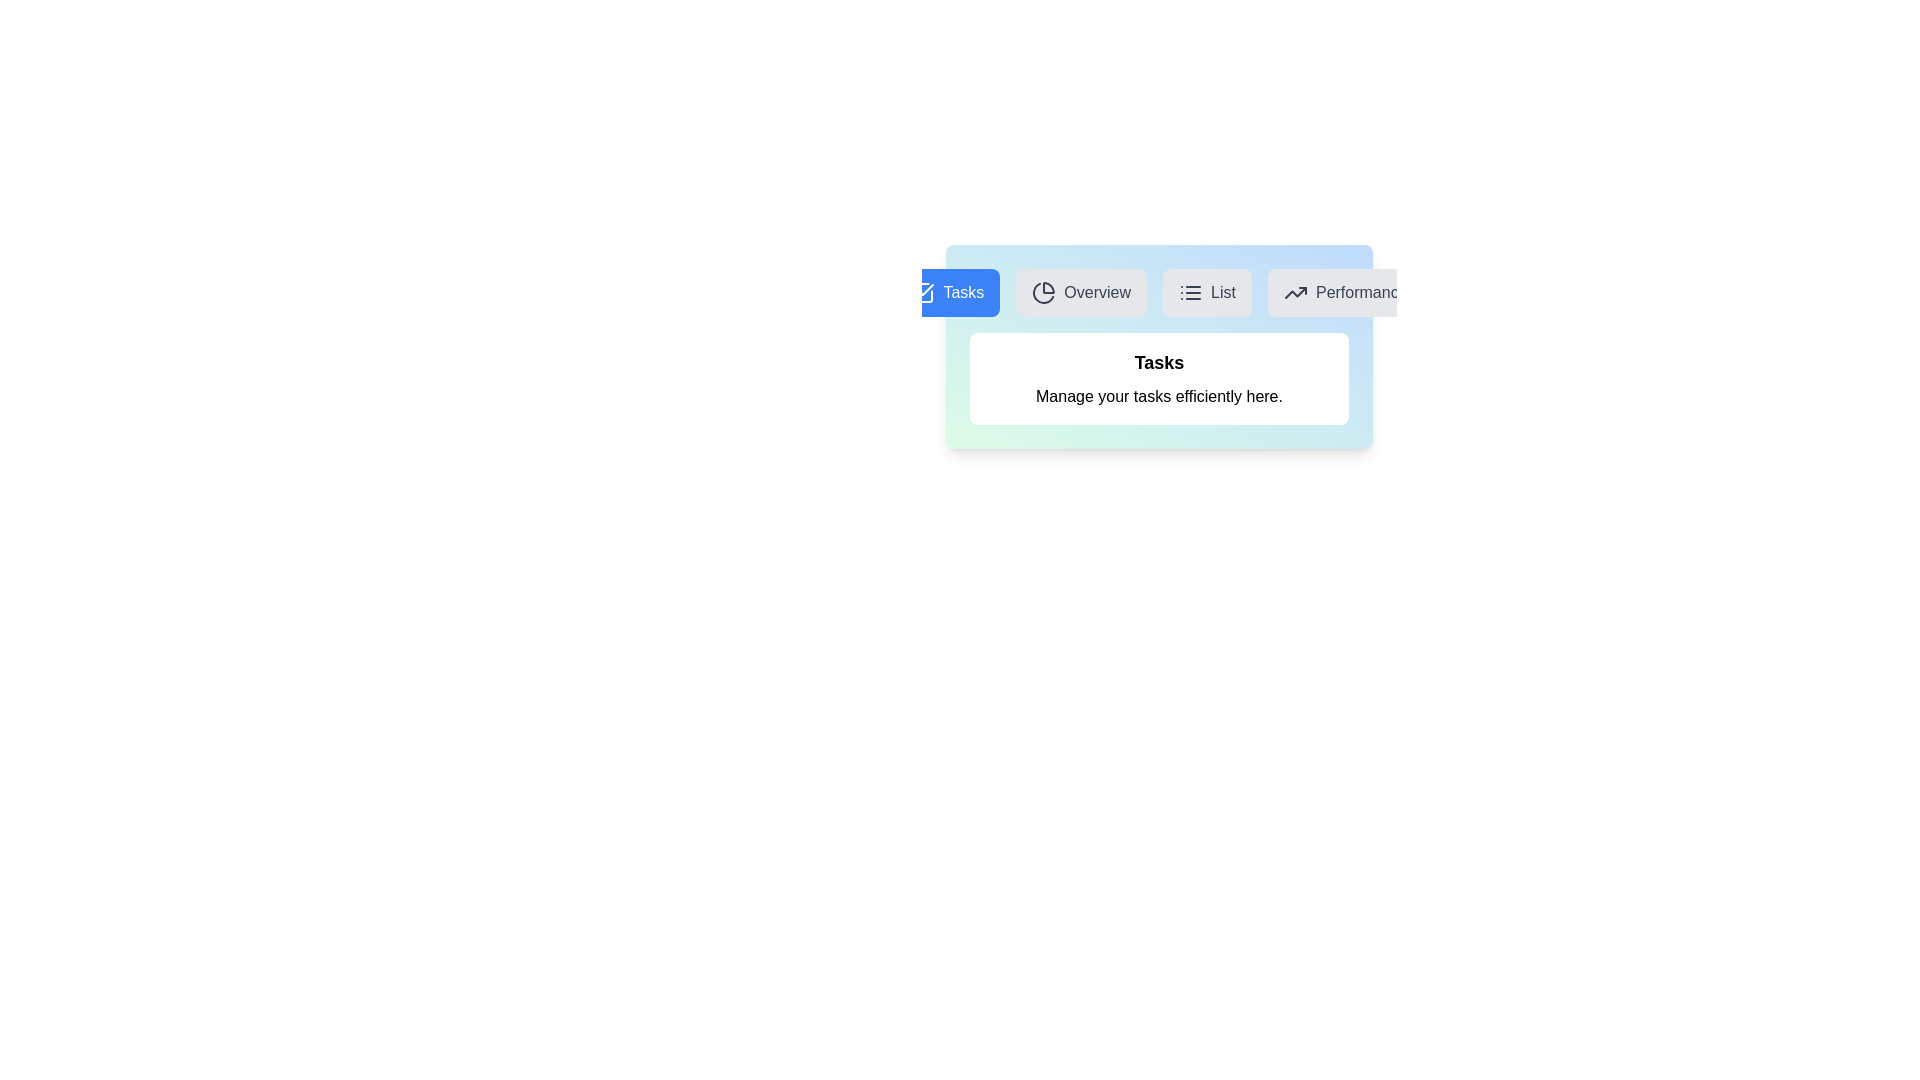 This screenshot has width=1920, height=1080. What do you see at coordinates (1344, 293) in the screenshot?
I see `the Performance tab` at bounding box center [1344, 293].